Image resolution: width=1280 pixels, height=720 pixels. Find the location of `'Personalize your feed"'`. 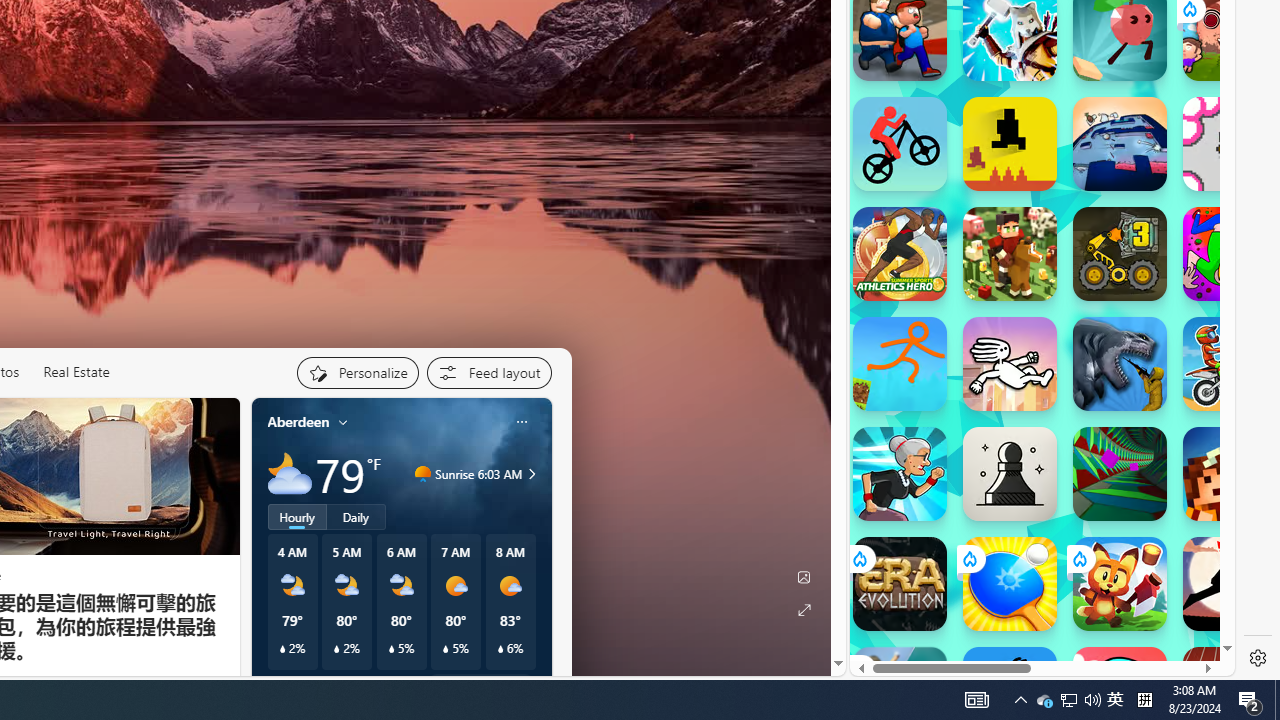

'Personalize your feed"' is located at coordinates (357, 372).